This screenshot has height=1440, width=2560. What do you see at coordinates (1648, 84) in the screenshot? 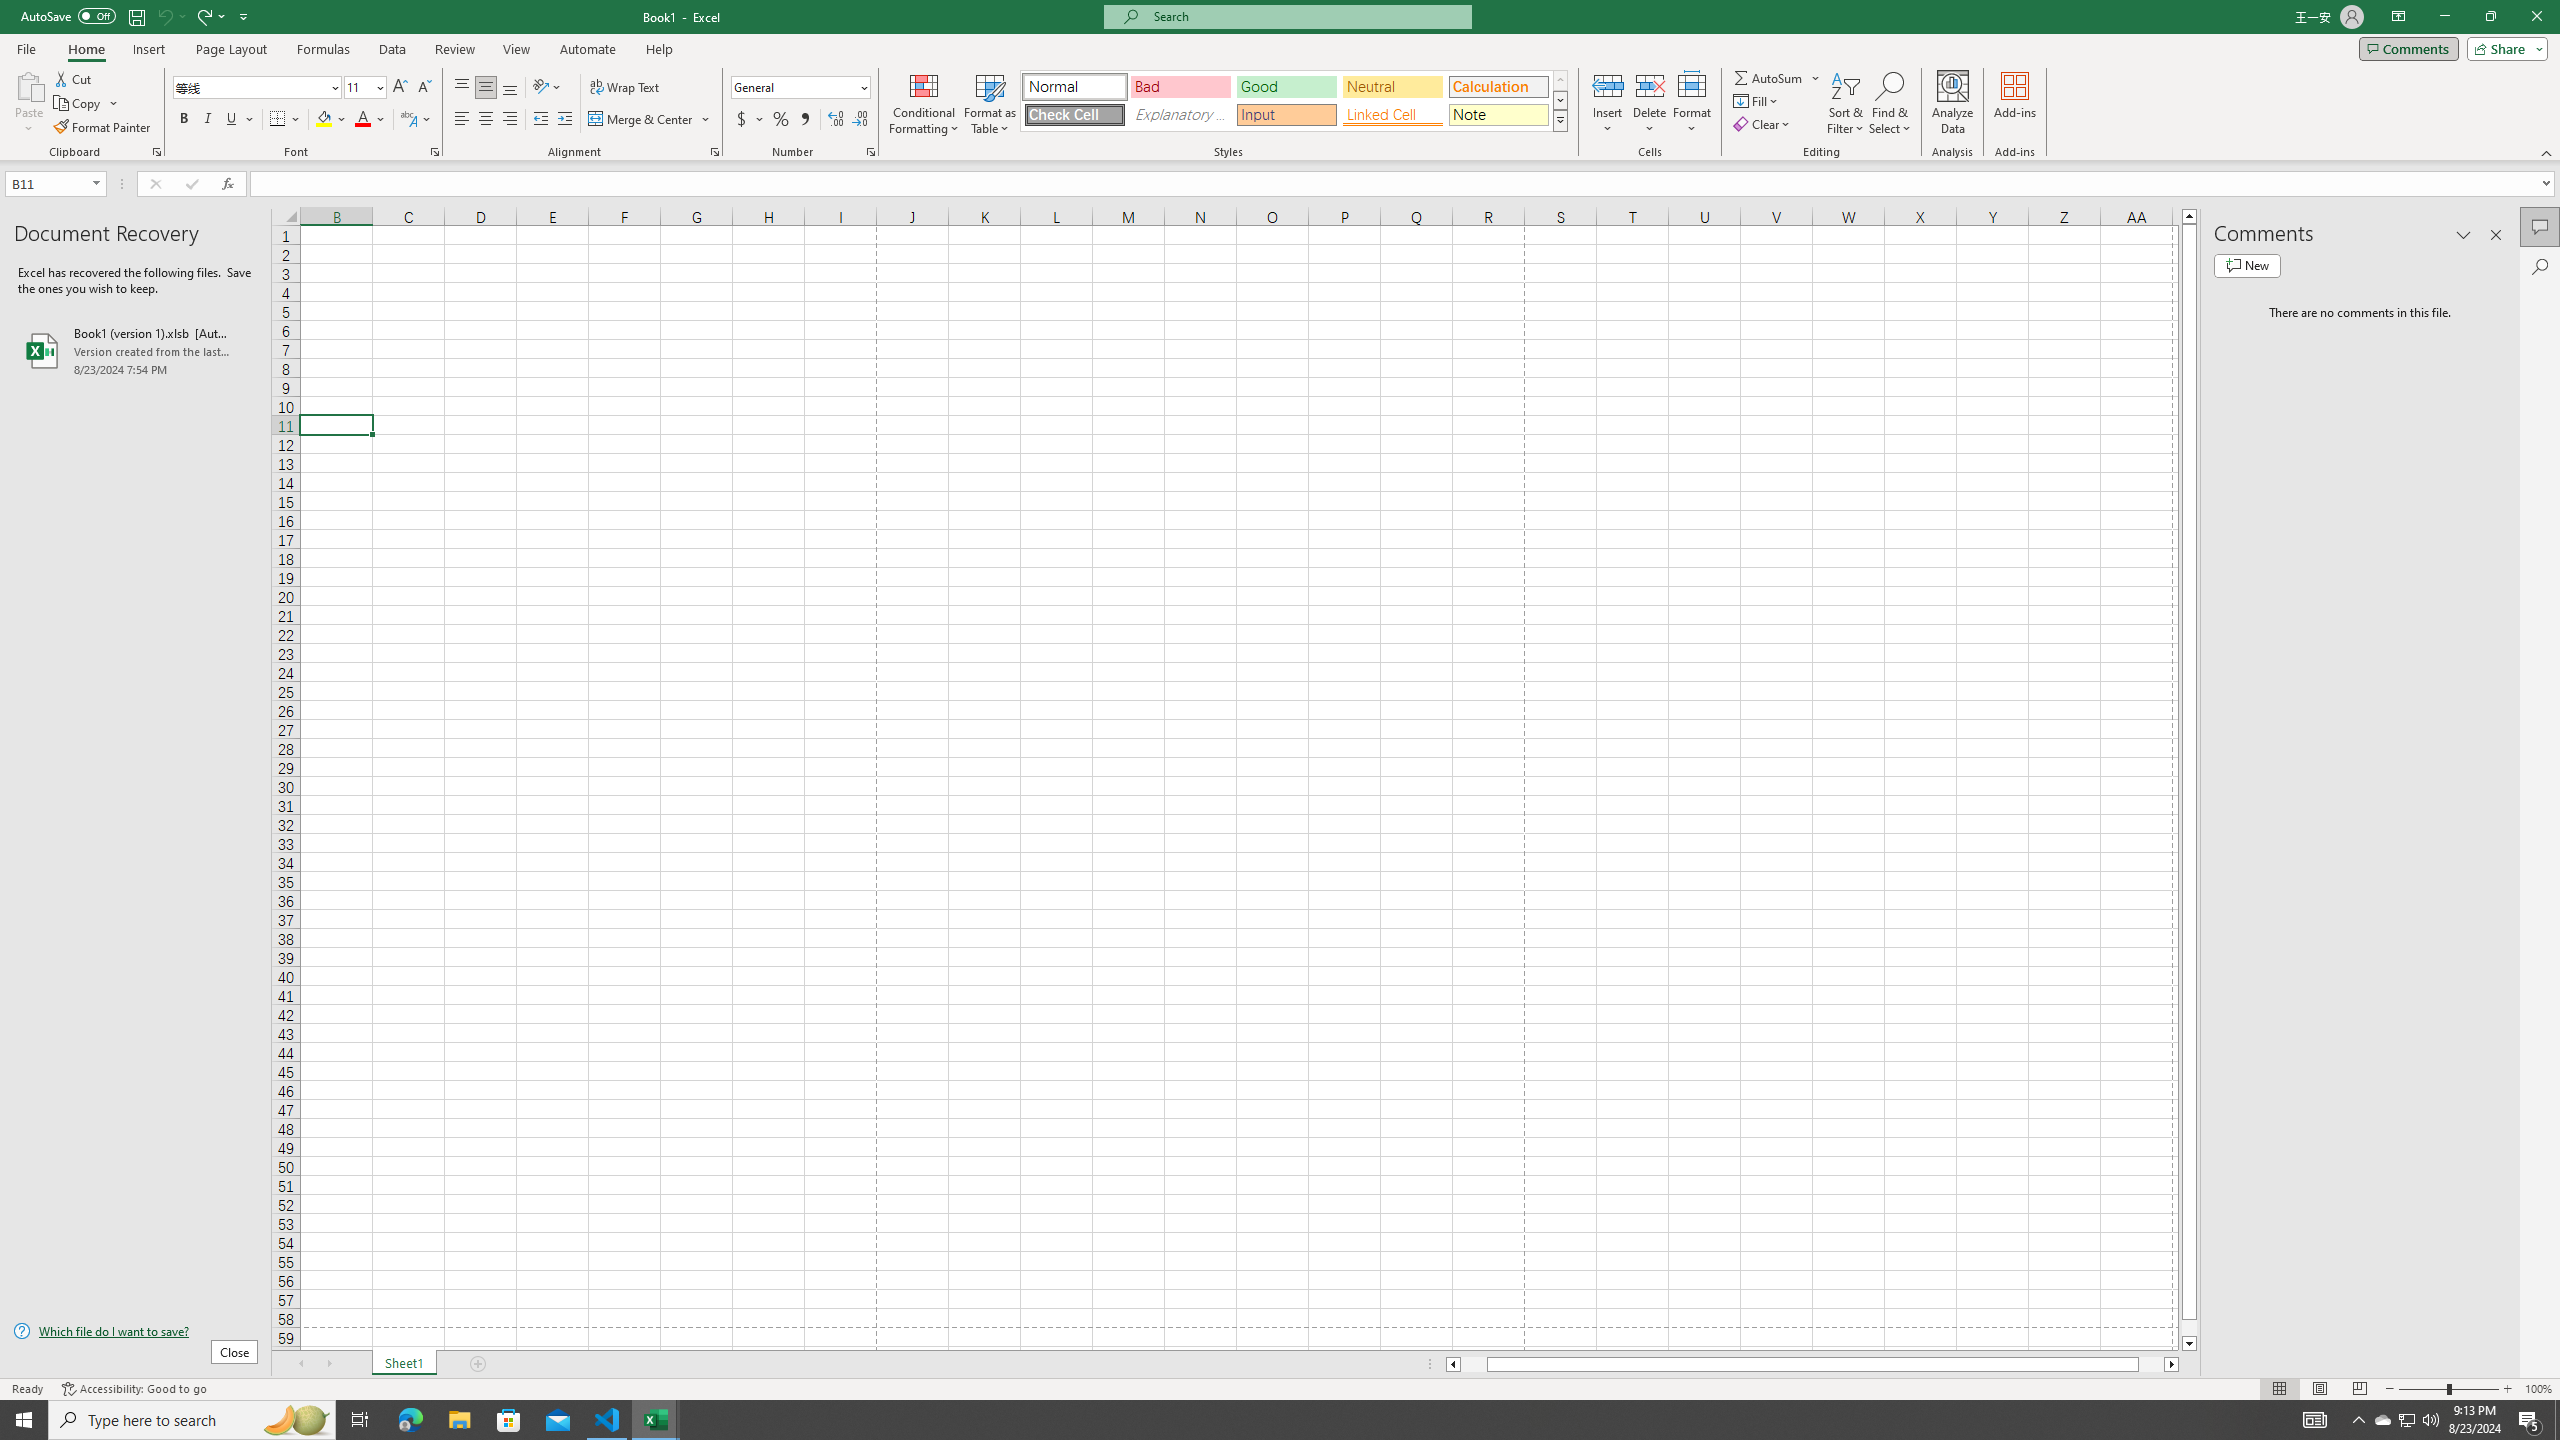
I see `'Delete Cells...'` at bounding box center [1648, 84].